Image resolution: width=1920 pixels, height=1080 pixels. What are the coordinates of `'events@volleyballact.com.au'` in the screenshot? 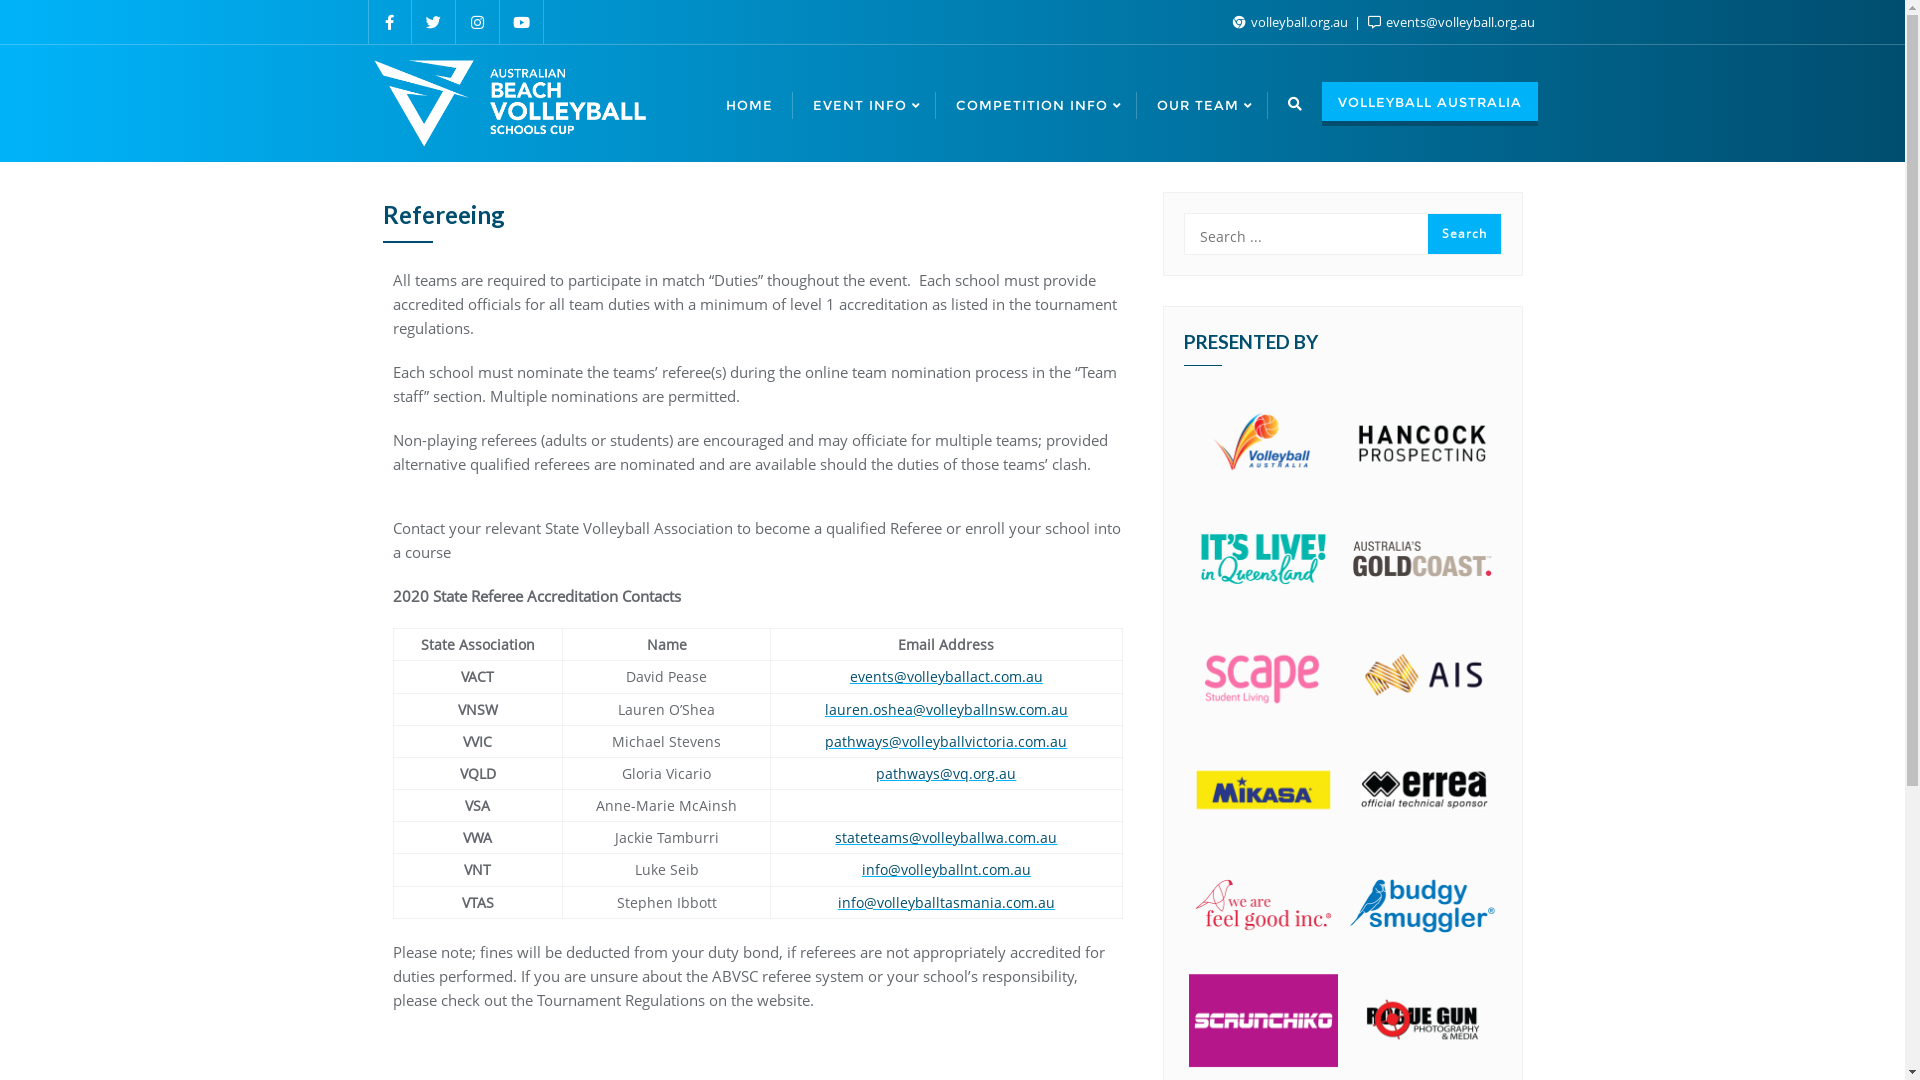 It's located at (945, 675).